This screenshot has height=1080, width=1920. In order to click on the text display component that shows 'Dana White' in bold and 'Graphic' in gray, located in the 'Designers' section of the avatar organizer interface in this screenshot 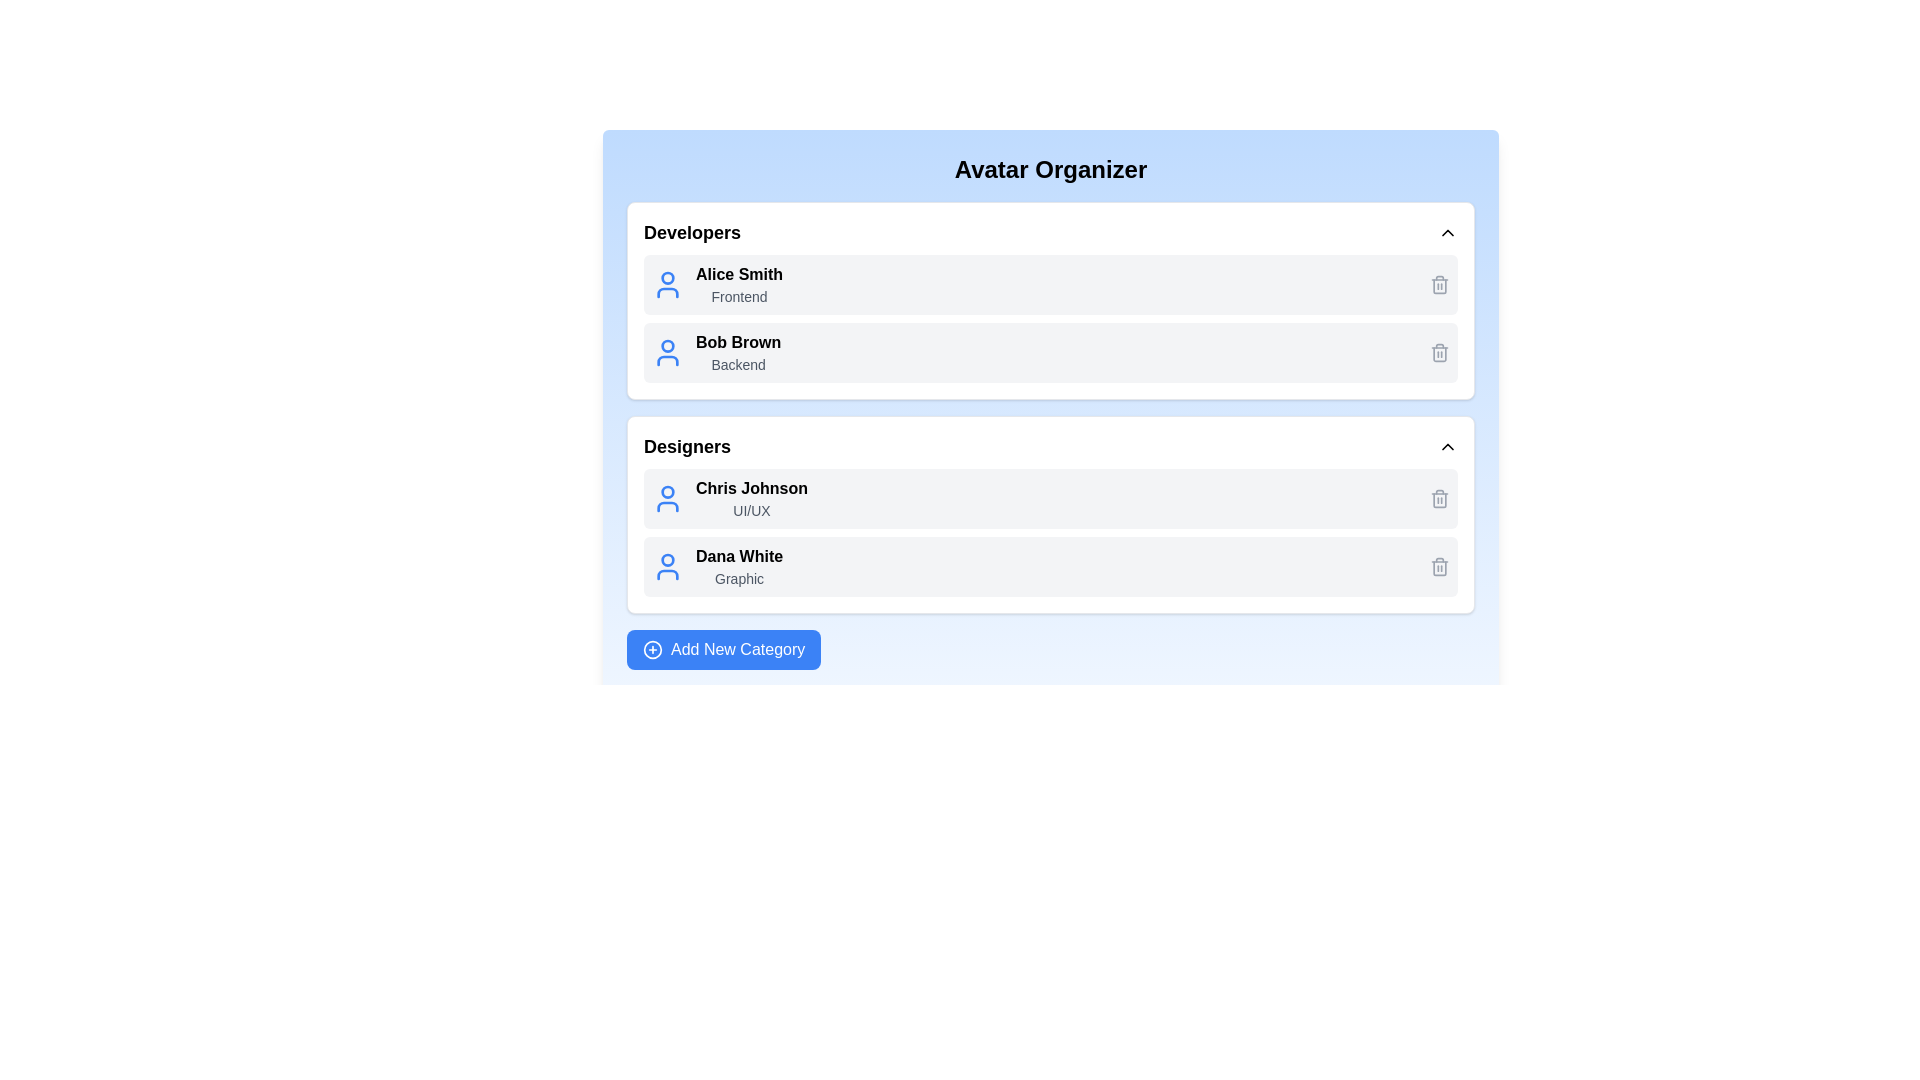, I will do `click(738, 567)`.